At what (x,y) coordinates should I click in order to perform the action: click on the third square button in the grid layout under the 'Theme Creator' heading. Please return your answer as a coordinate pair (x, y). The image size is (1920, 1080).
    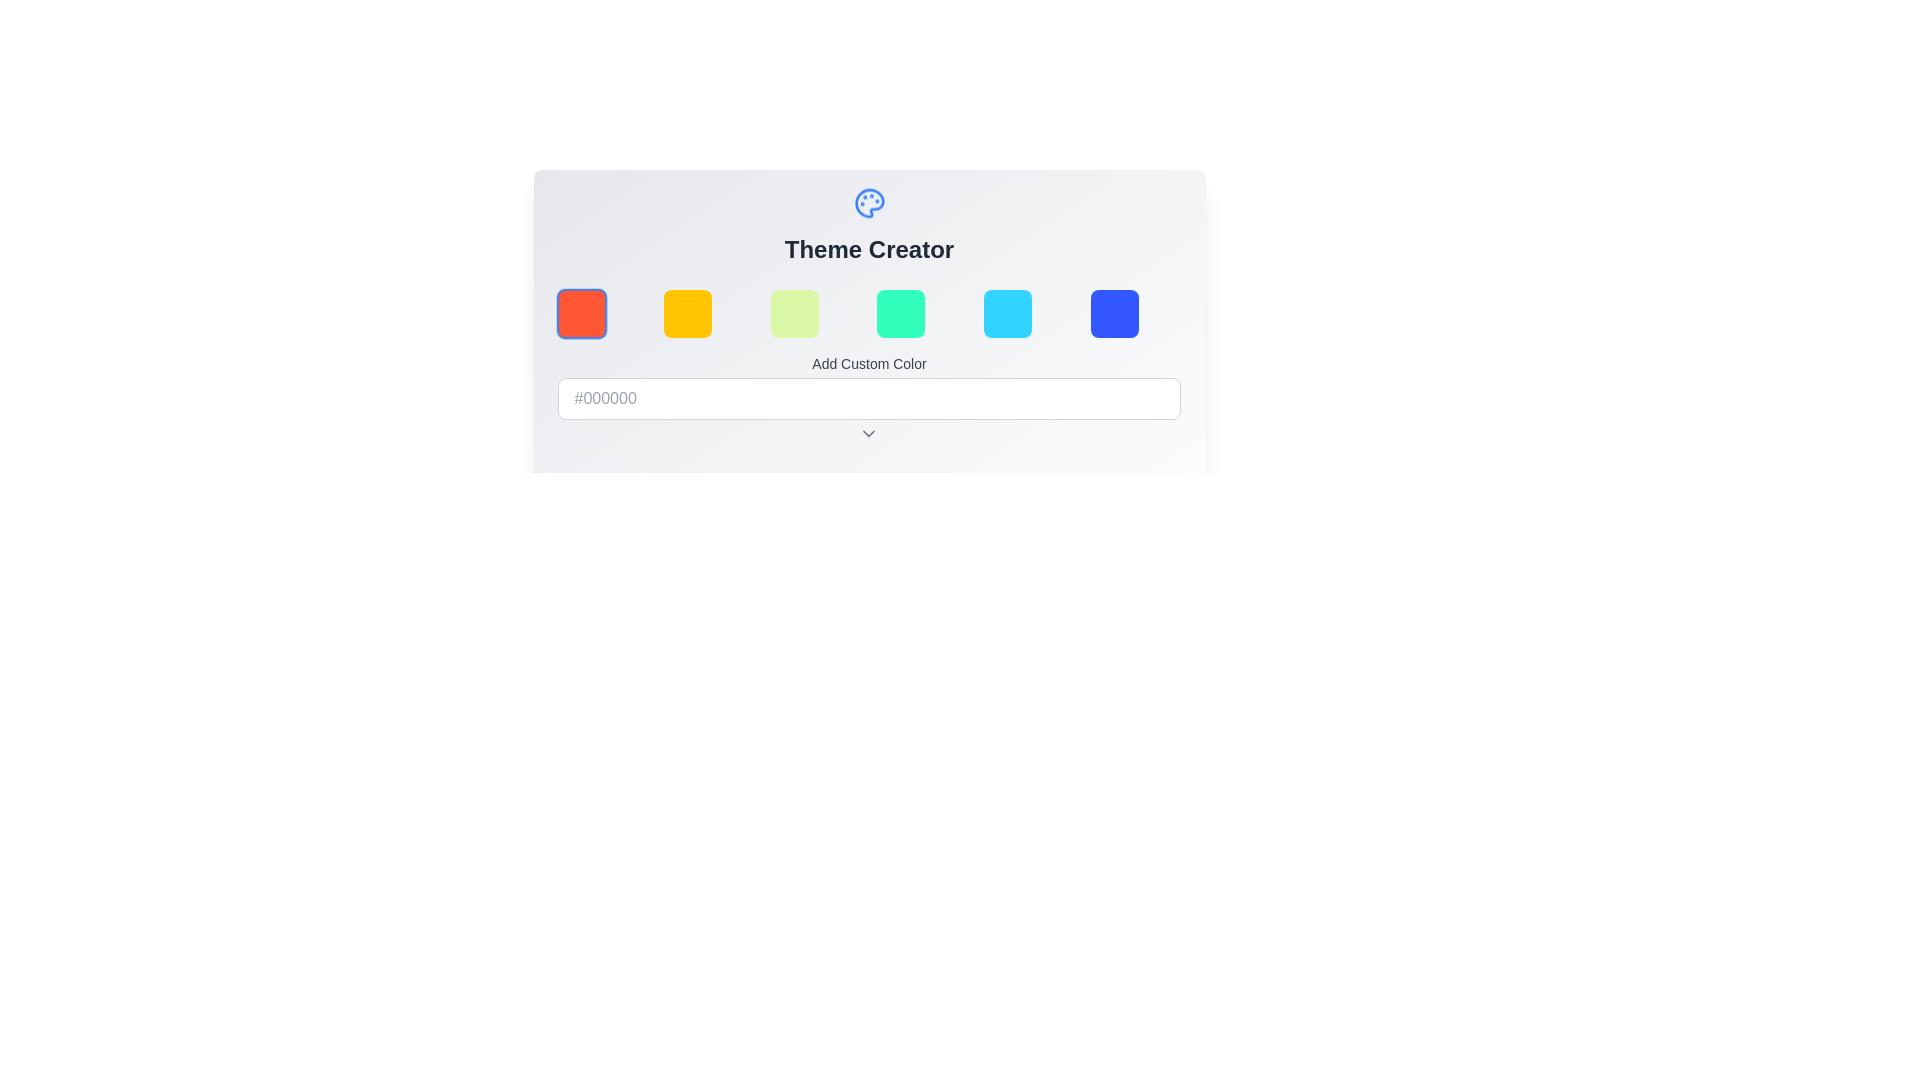
    Looking at the image, I should click on (793, 313).